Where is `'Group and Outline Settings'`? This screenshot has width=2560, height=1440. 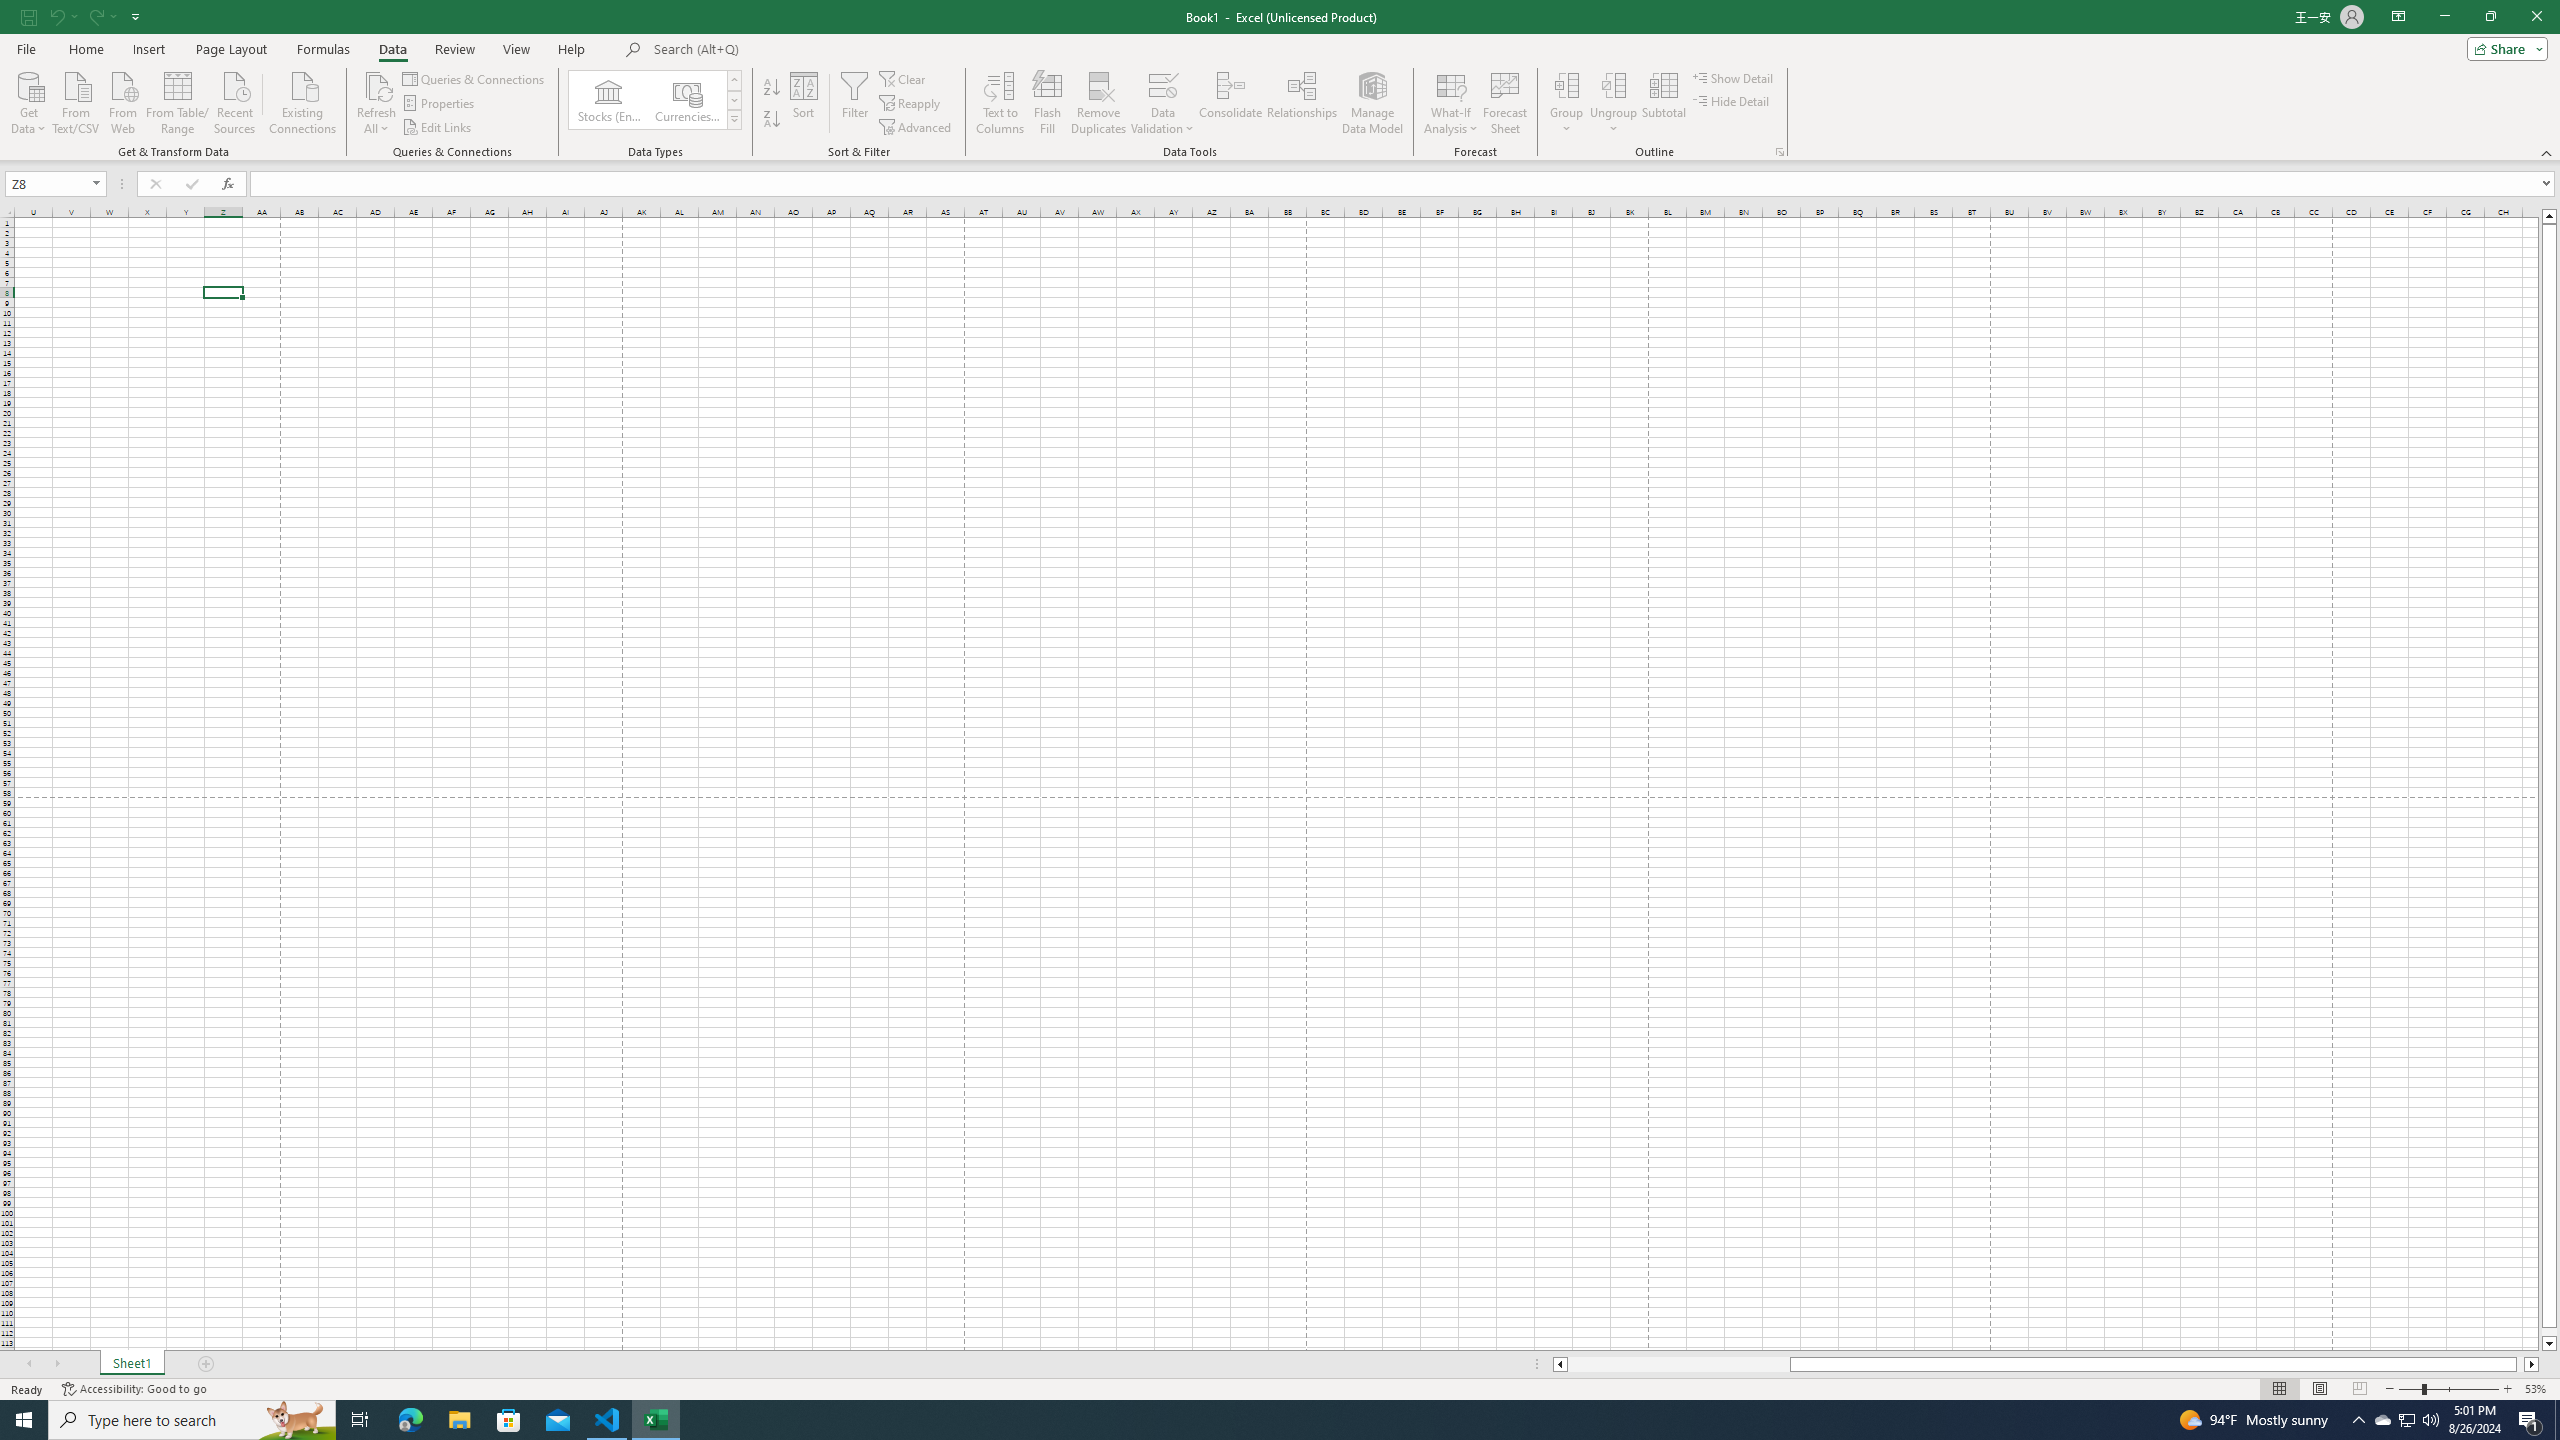
'Group and Outline Settings' is located at coordinates (1778, 150).